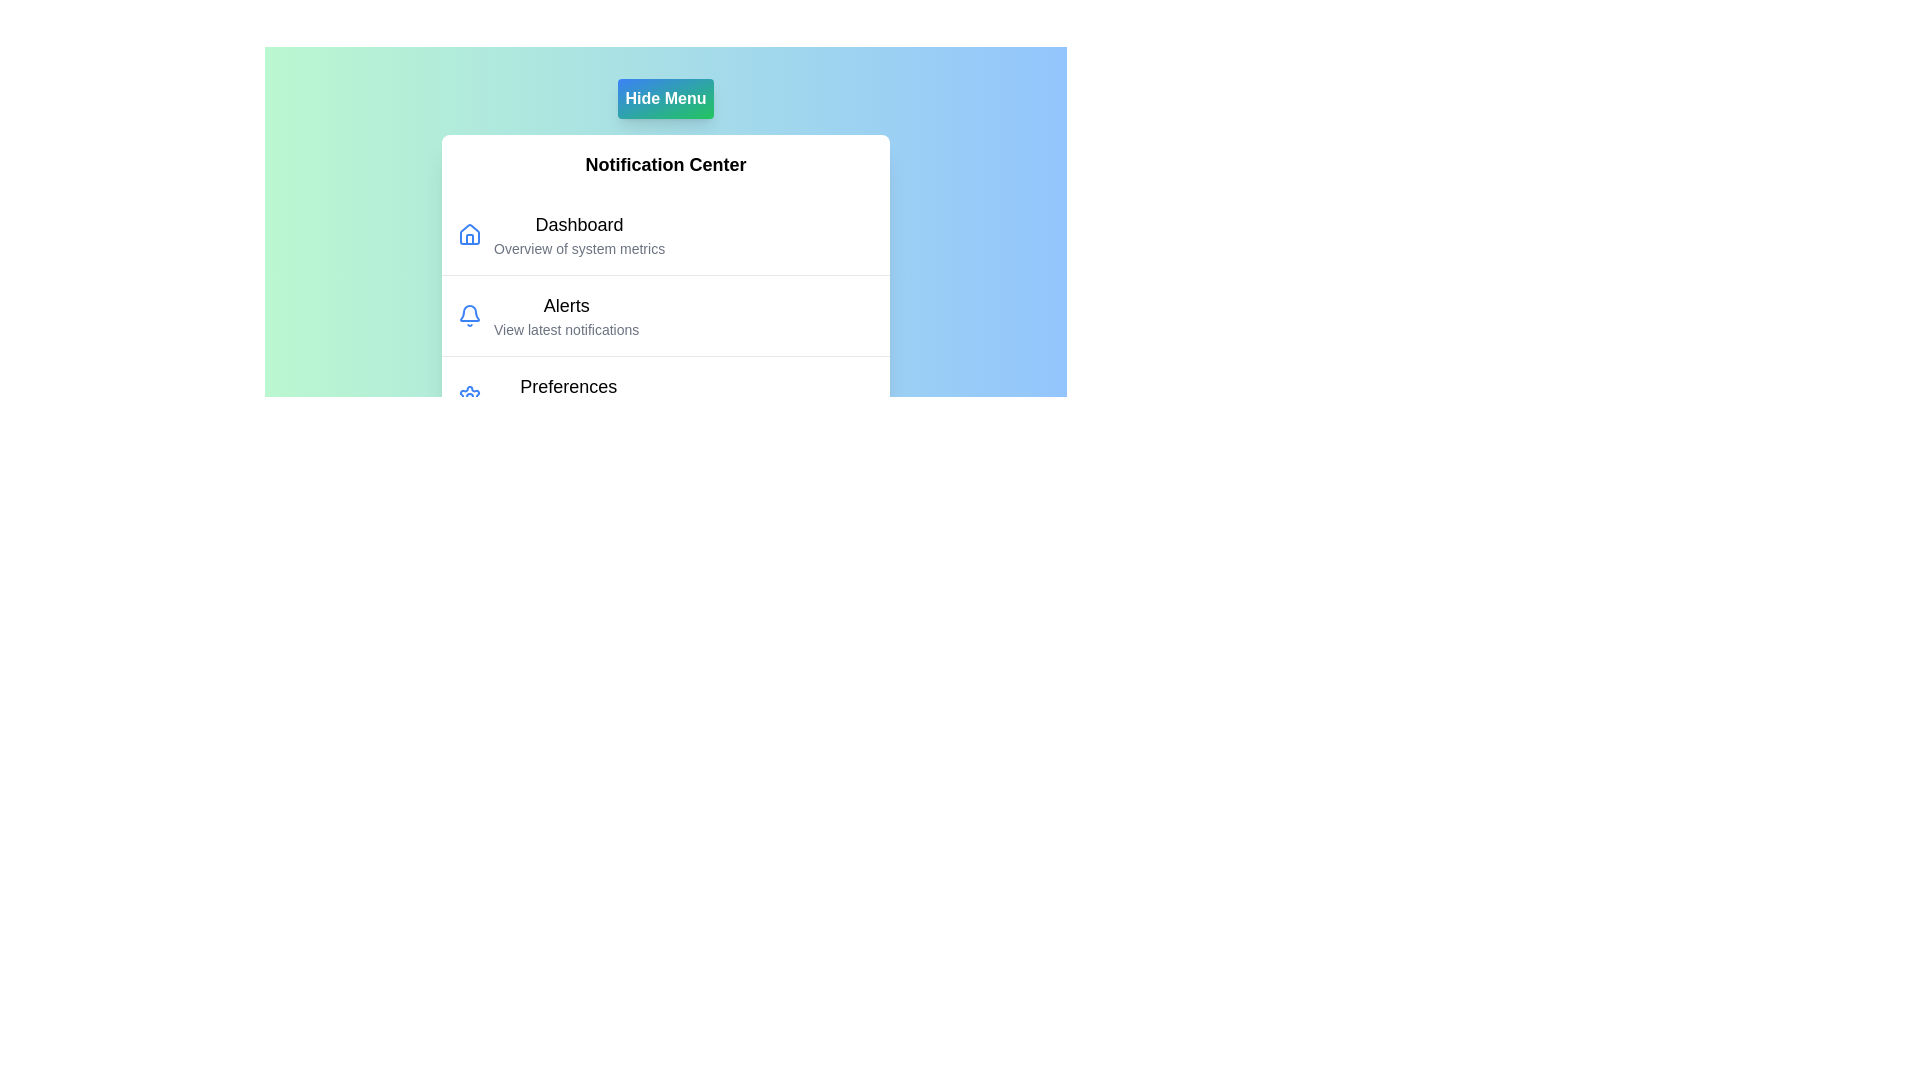 This screenshot has width=1920, height=1080. Describe the element at coordinates (578, 224) in the screenshot. I see `the menu item labeled Dashboard to highlight it` at that location.